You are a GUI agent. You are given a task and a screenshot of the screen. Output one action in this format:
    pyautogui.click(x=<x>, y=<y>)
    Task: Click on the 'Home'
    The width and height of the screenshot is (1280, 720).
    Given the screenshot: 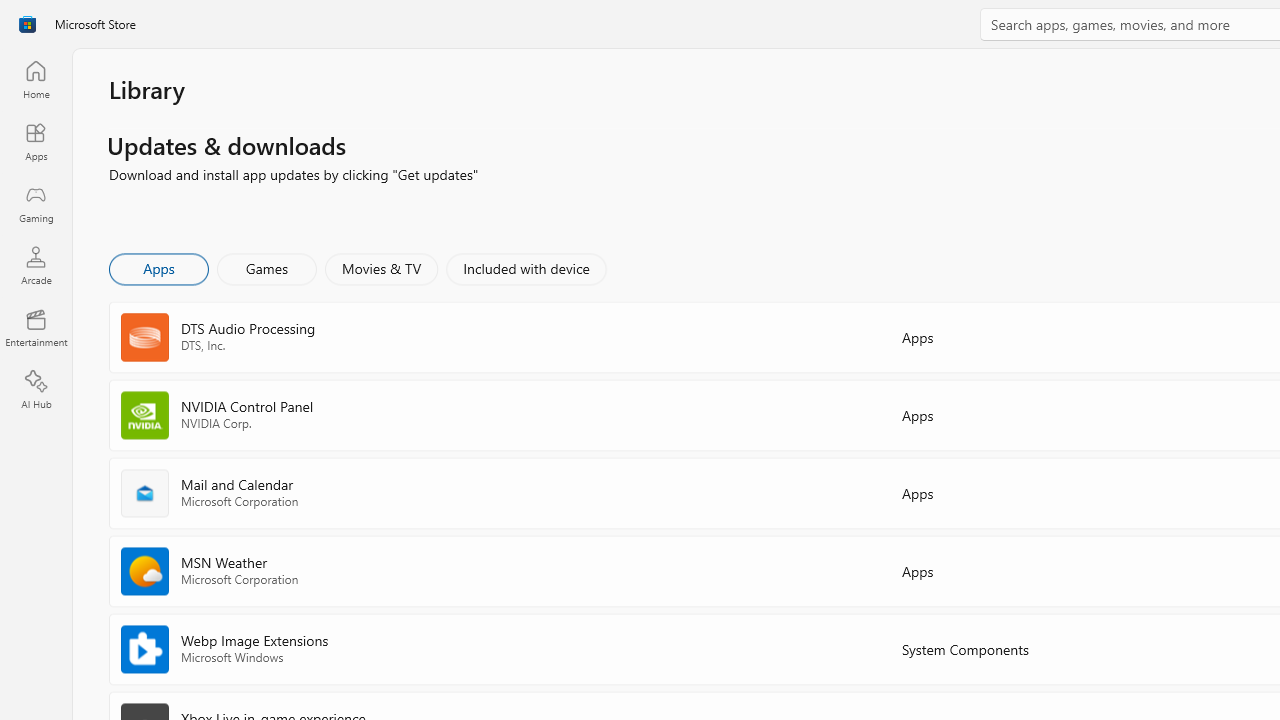 What is the action you would take?
    pyautogui.click(x=35, y=78)
    